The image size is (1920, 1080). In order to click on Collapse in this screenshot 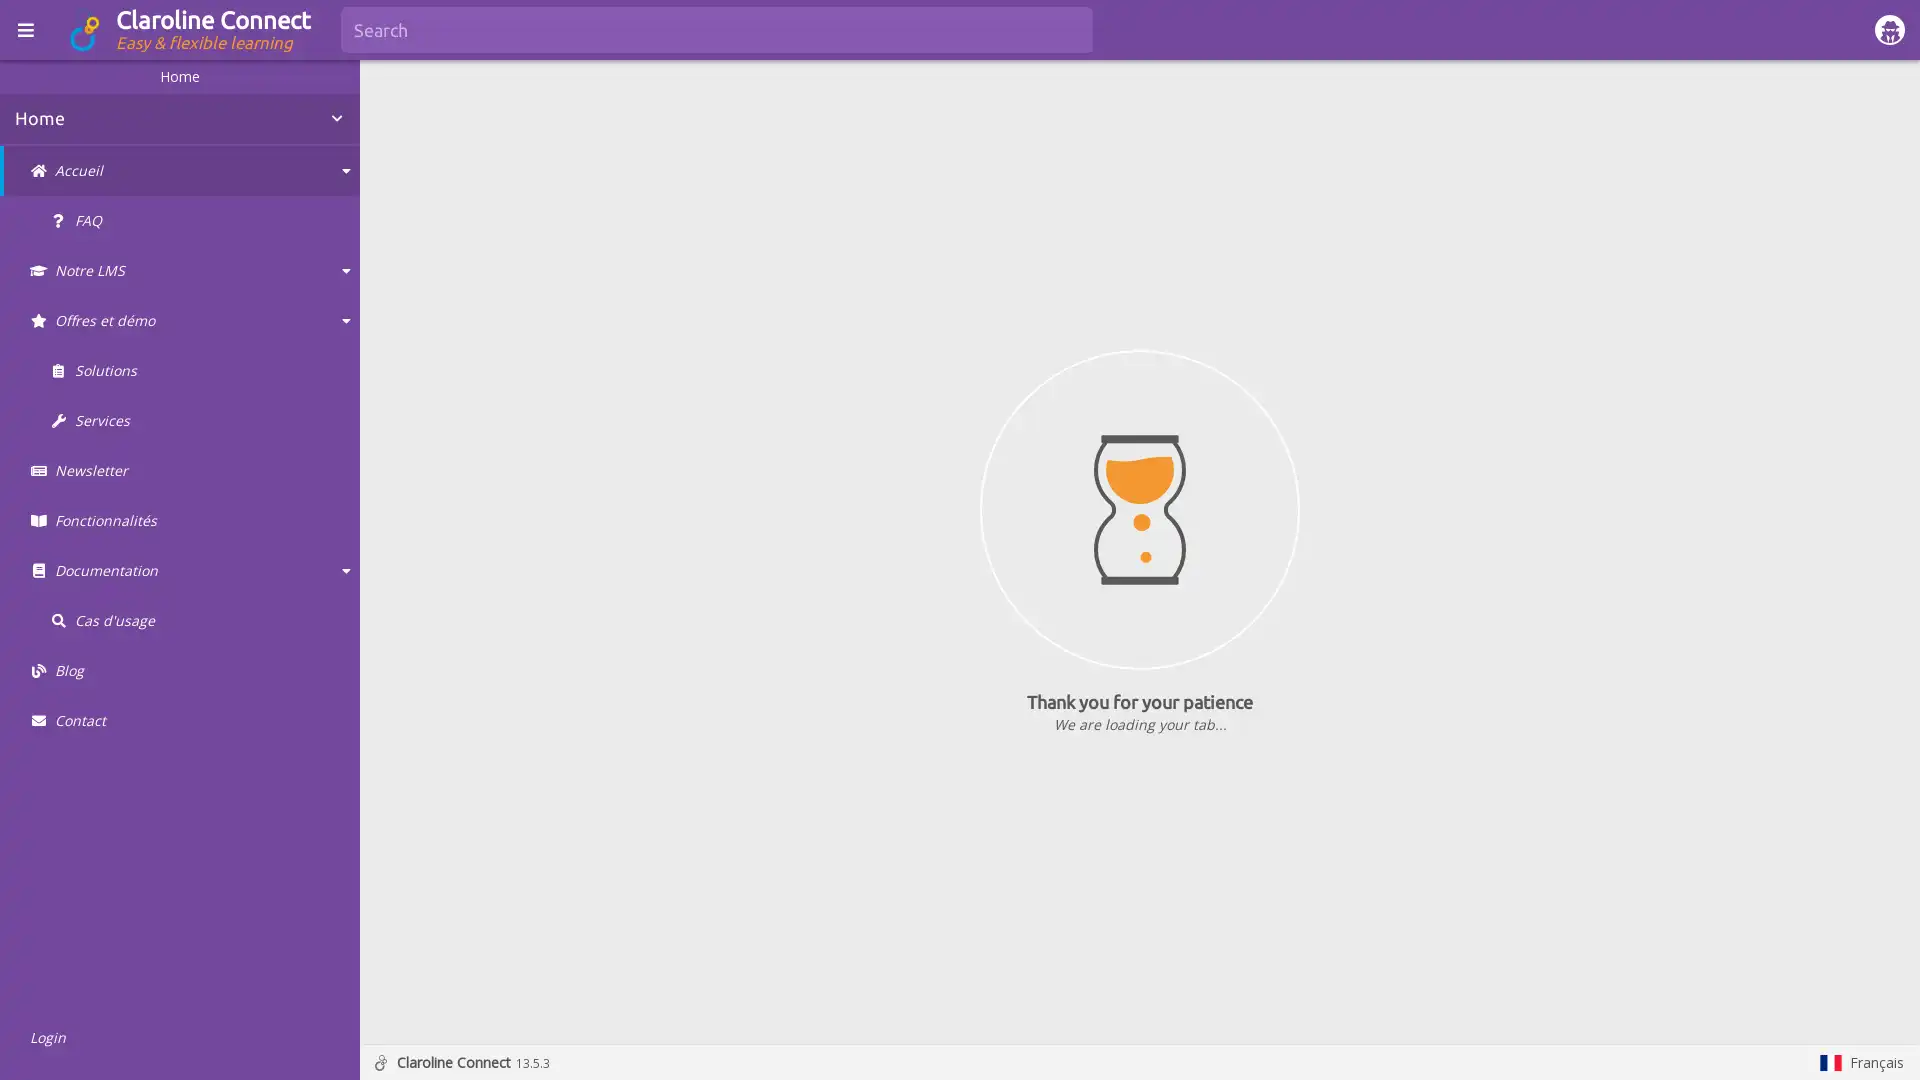, I will do `click(345, 319)`.